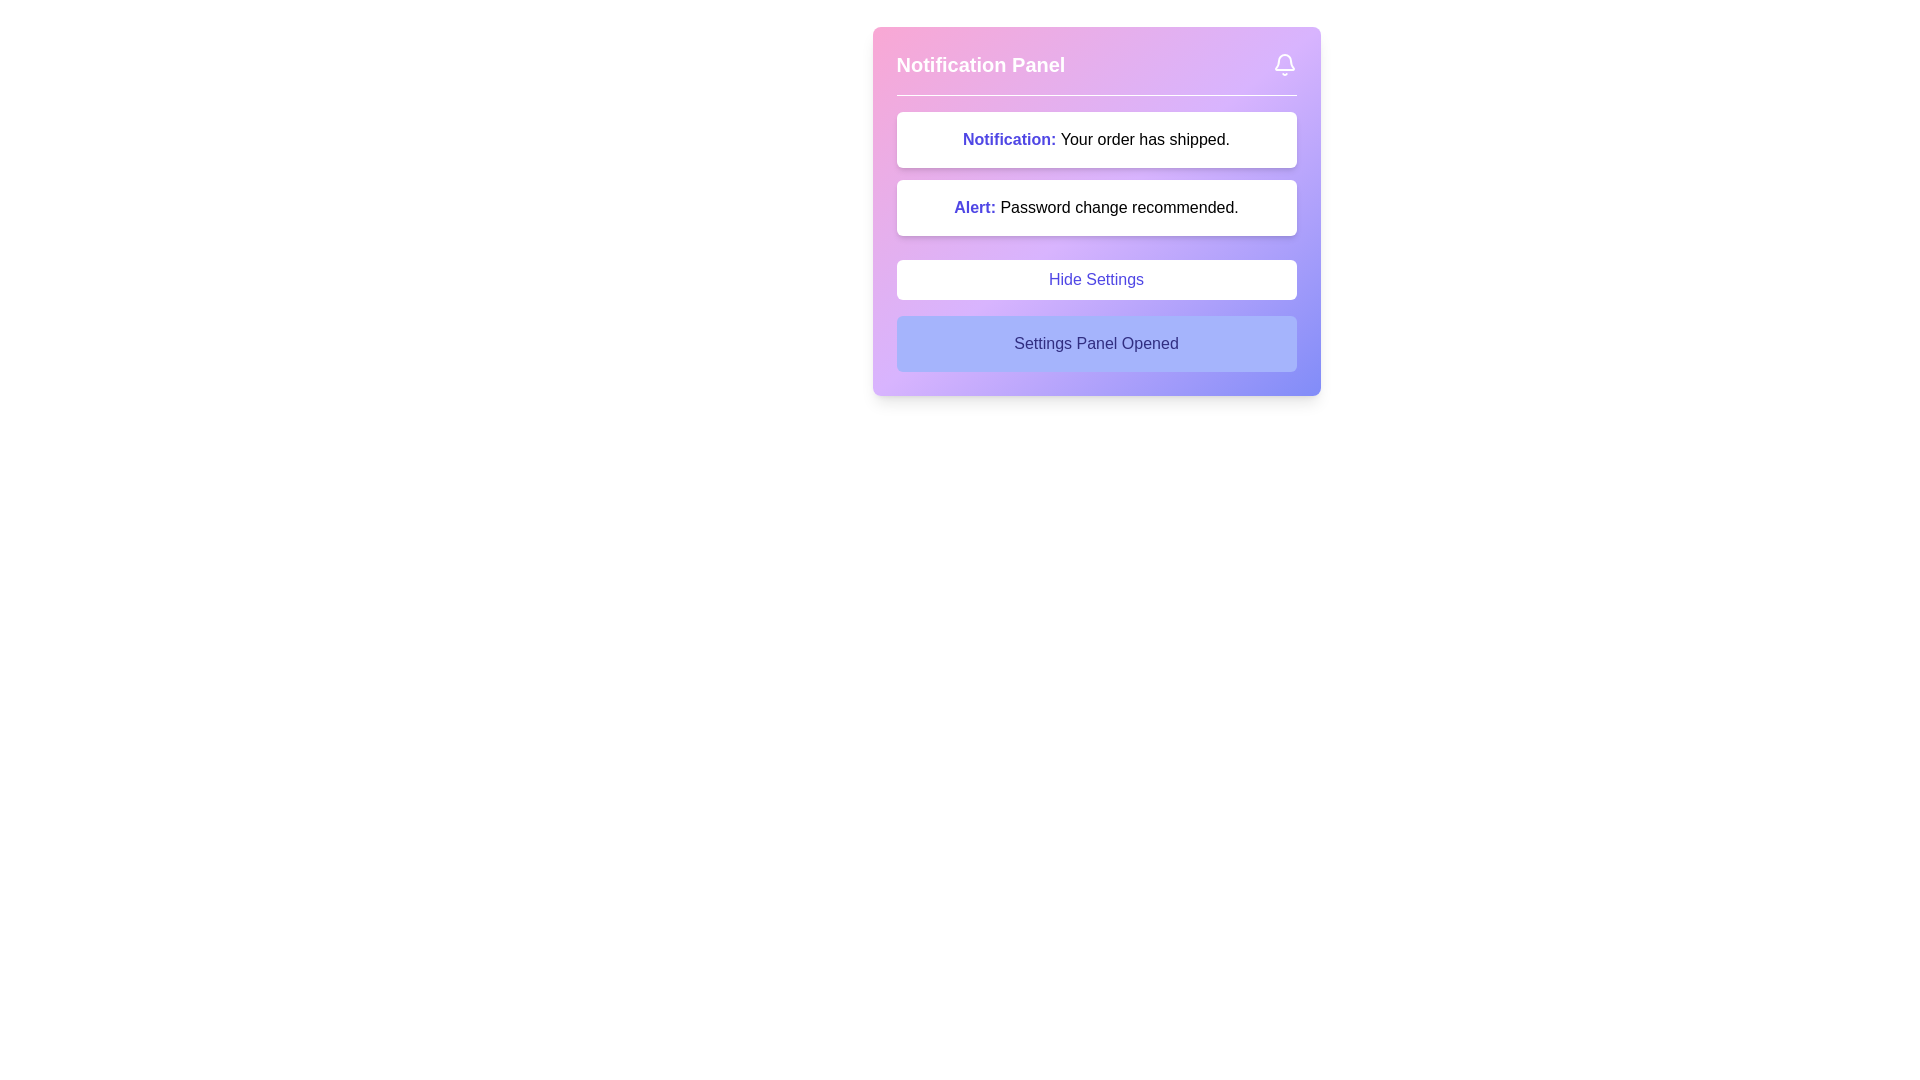 This screenshot has height=1080, width=1920. What do you see at coordinates (1284, 64) in the screenshot?
I see `the bell icon located at the far-right end of the header section of the notification panel for interaction` at bounding box center [1284, 64].